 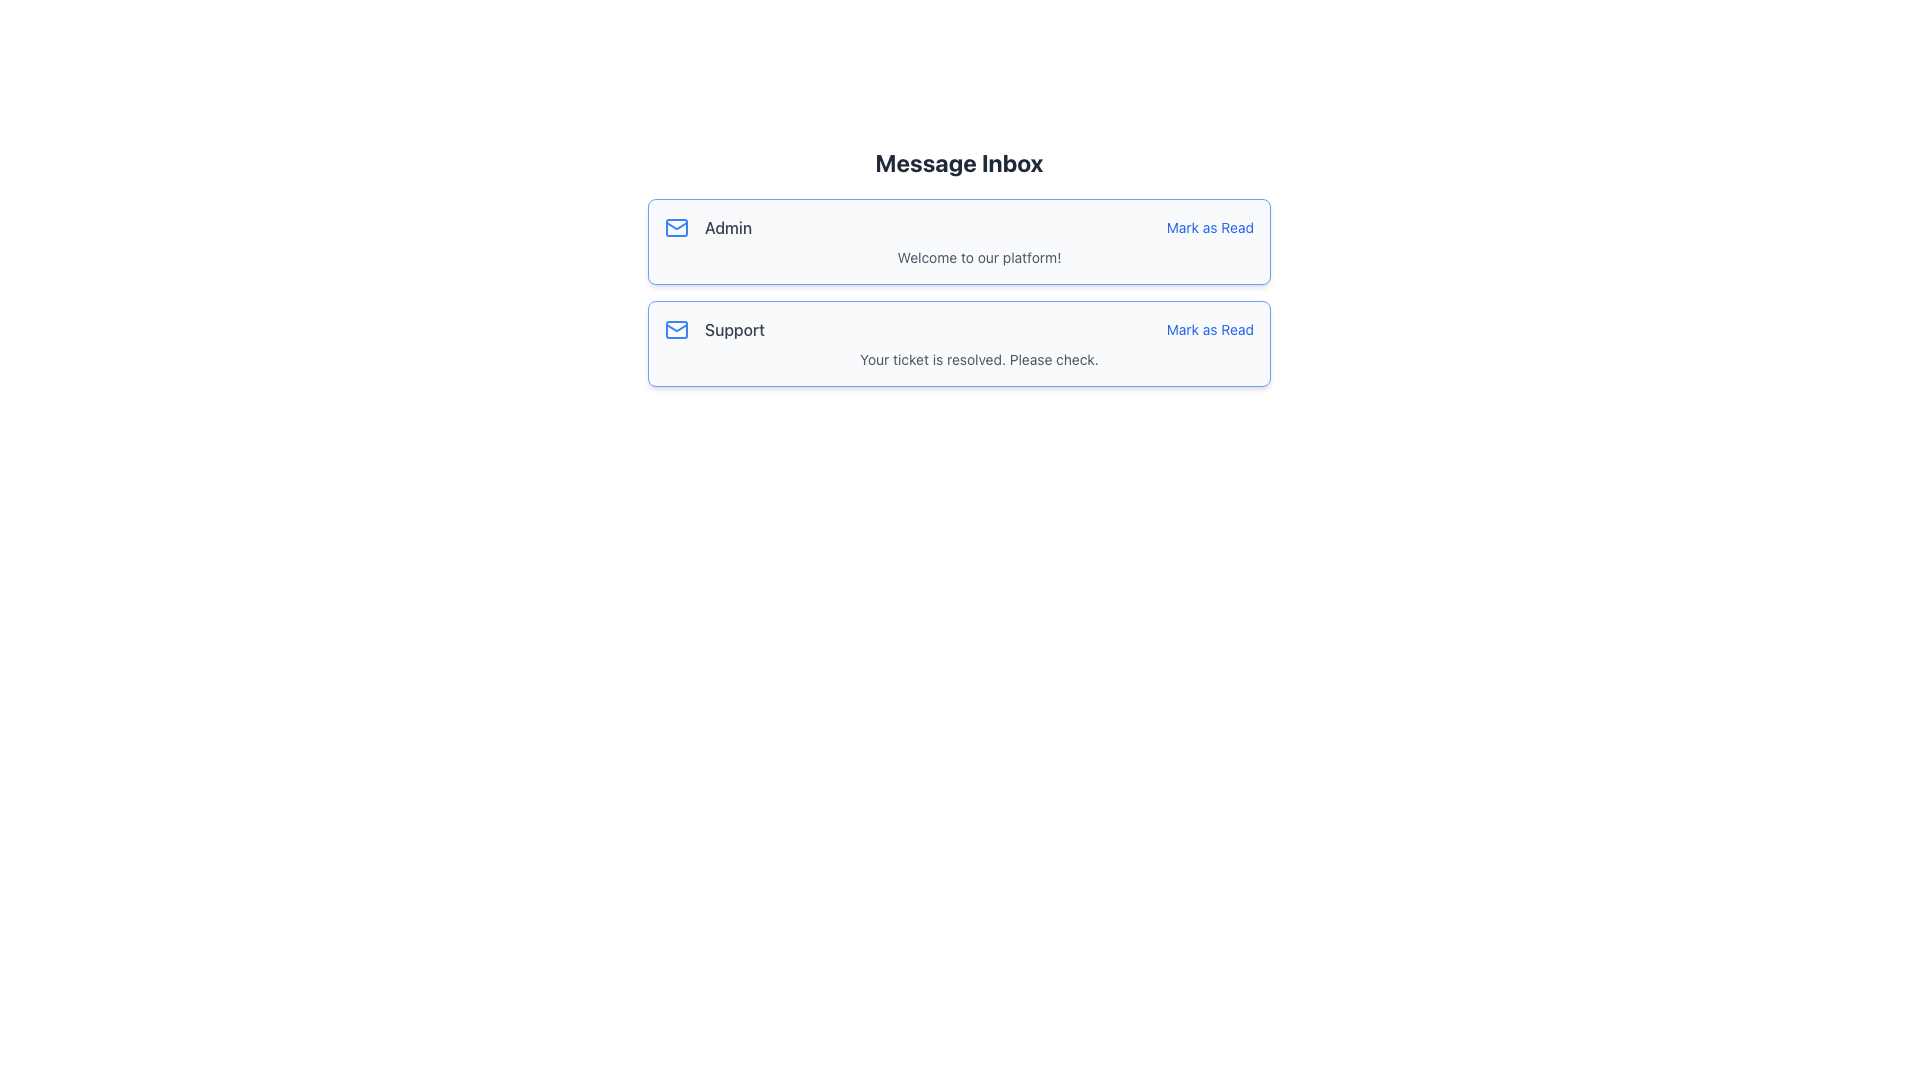 I want to click on the text label reading 'Your ticket is resolved. Please check.' which is located beneath the 'Mark as Read' button in the 'Support' message box, so click(x=979, y=358).